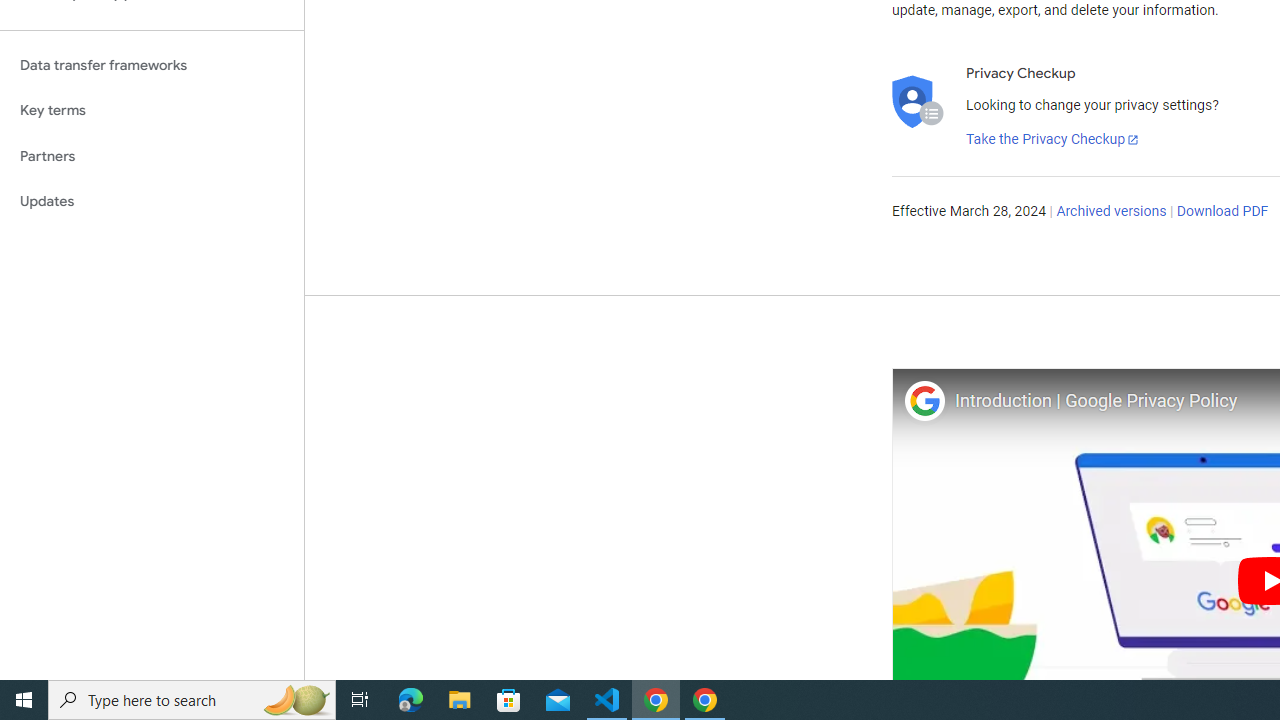 This screenshot has width=1280, height=720. What do you see at coordinates (923, 400) in the screenshot?
I see `'Photo image of Google'` at bounding box center [923, 400].